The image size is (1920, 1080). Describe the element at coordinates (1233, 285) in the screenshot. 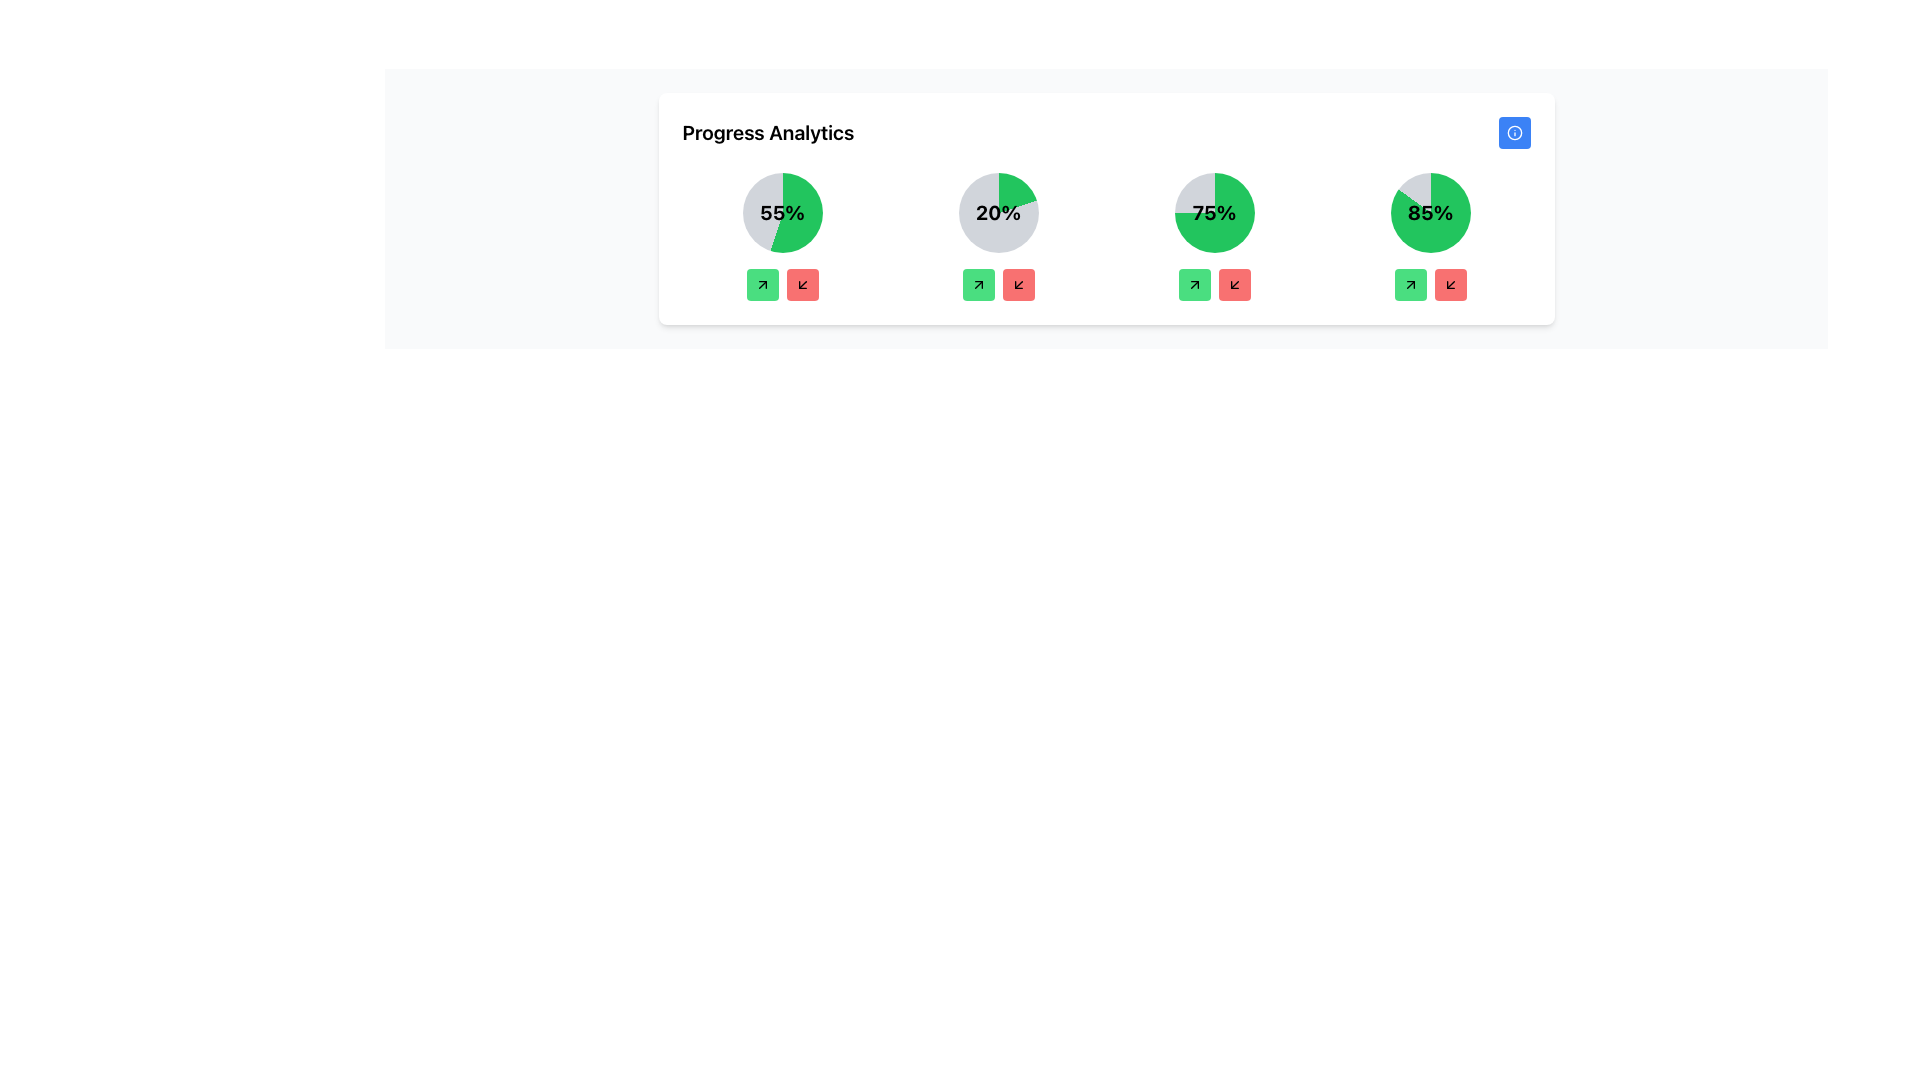

I see `the navigation icon located below the third donut chart` at that location.